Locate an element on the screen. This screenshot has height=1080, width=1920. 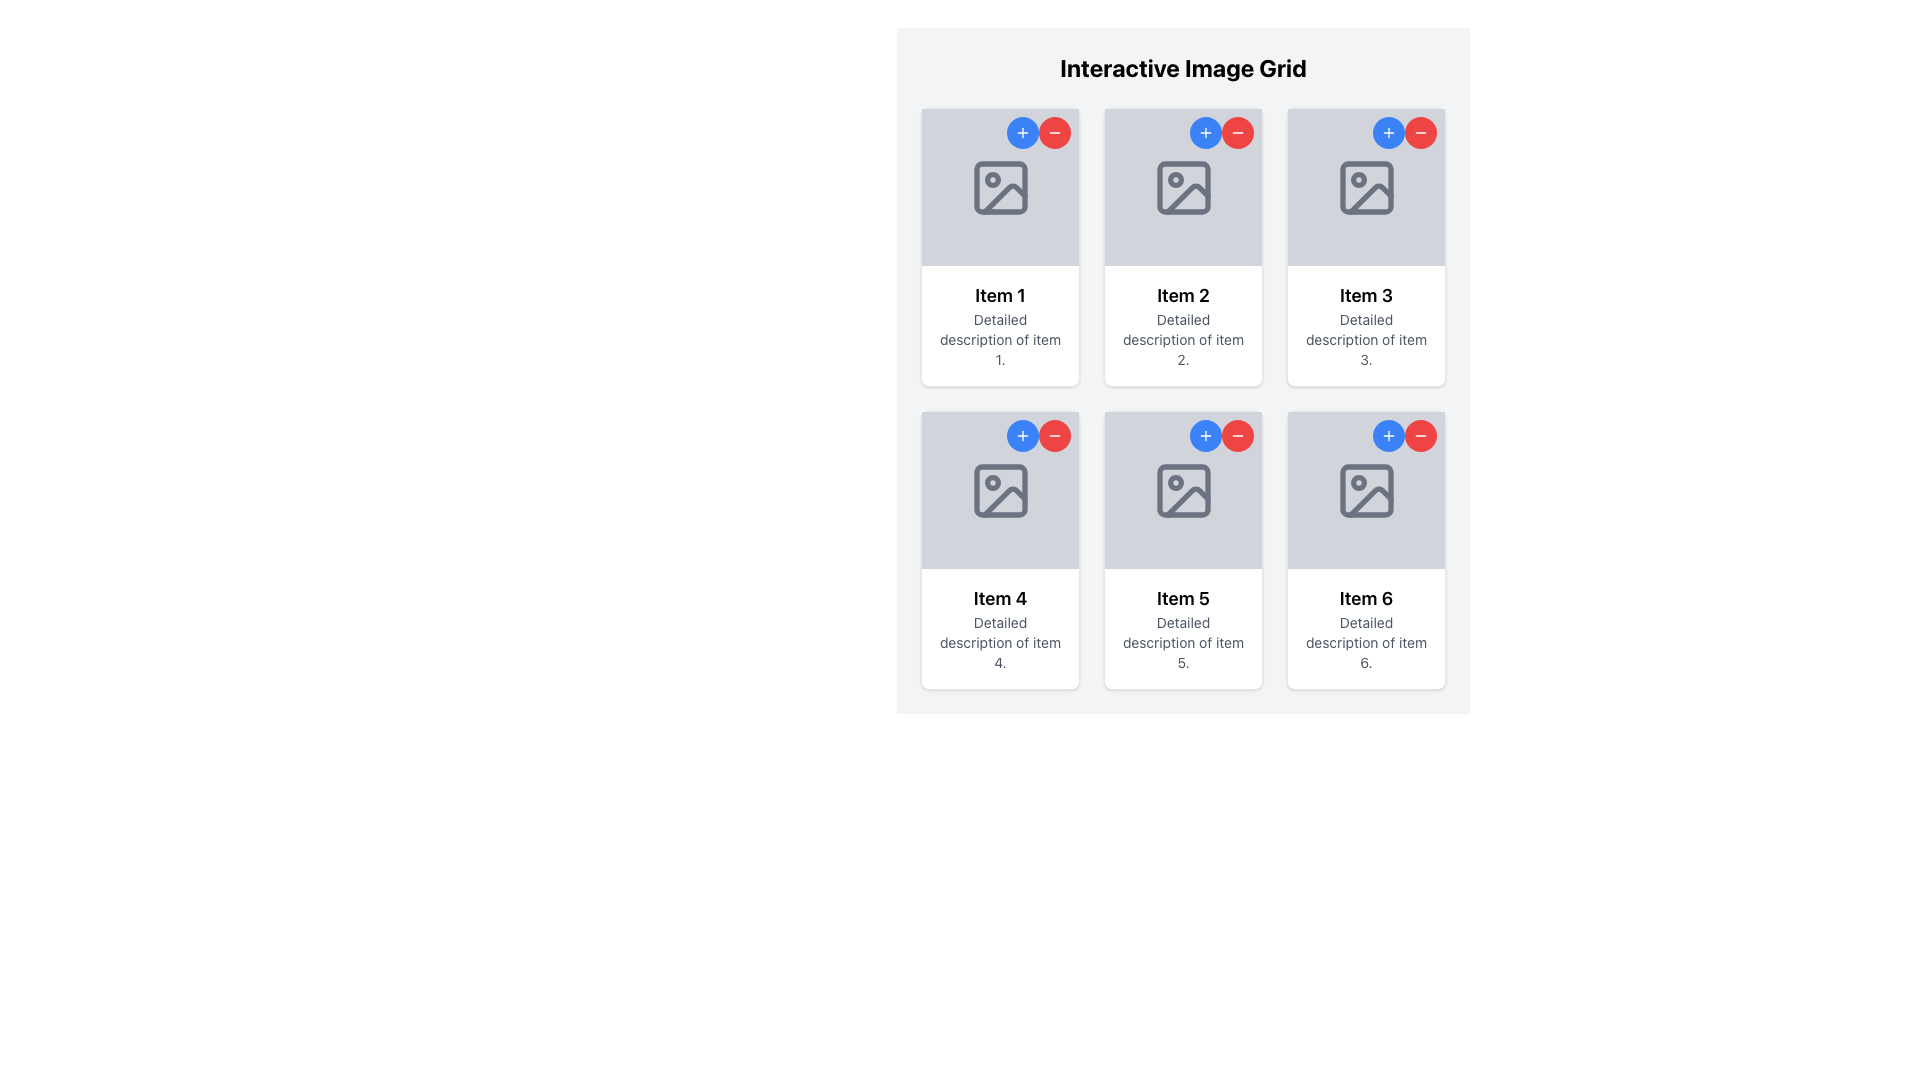
the remove icon located in the top-right corner of the card labeled 'Item 5', which is part of a red button is located at coordinates (1237, 434).